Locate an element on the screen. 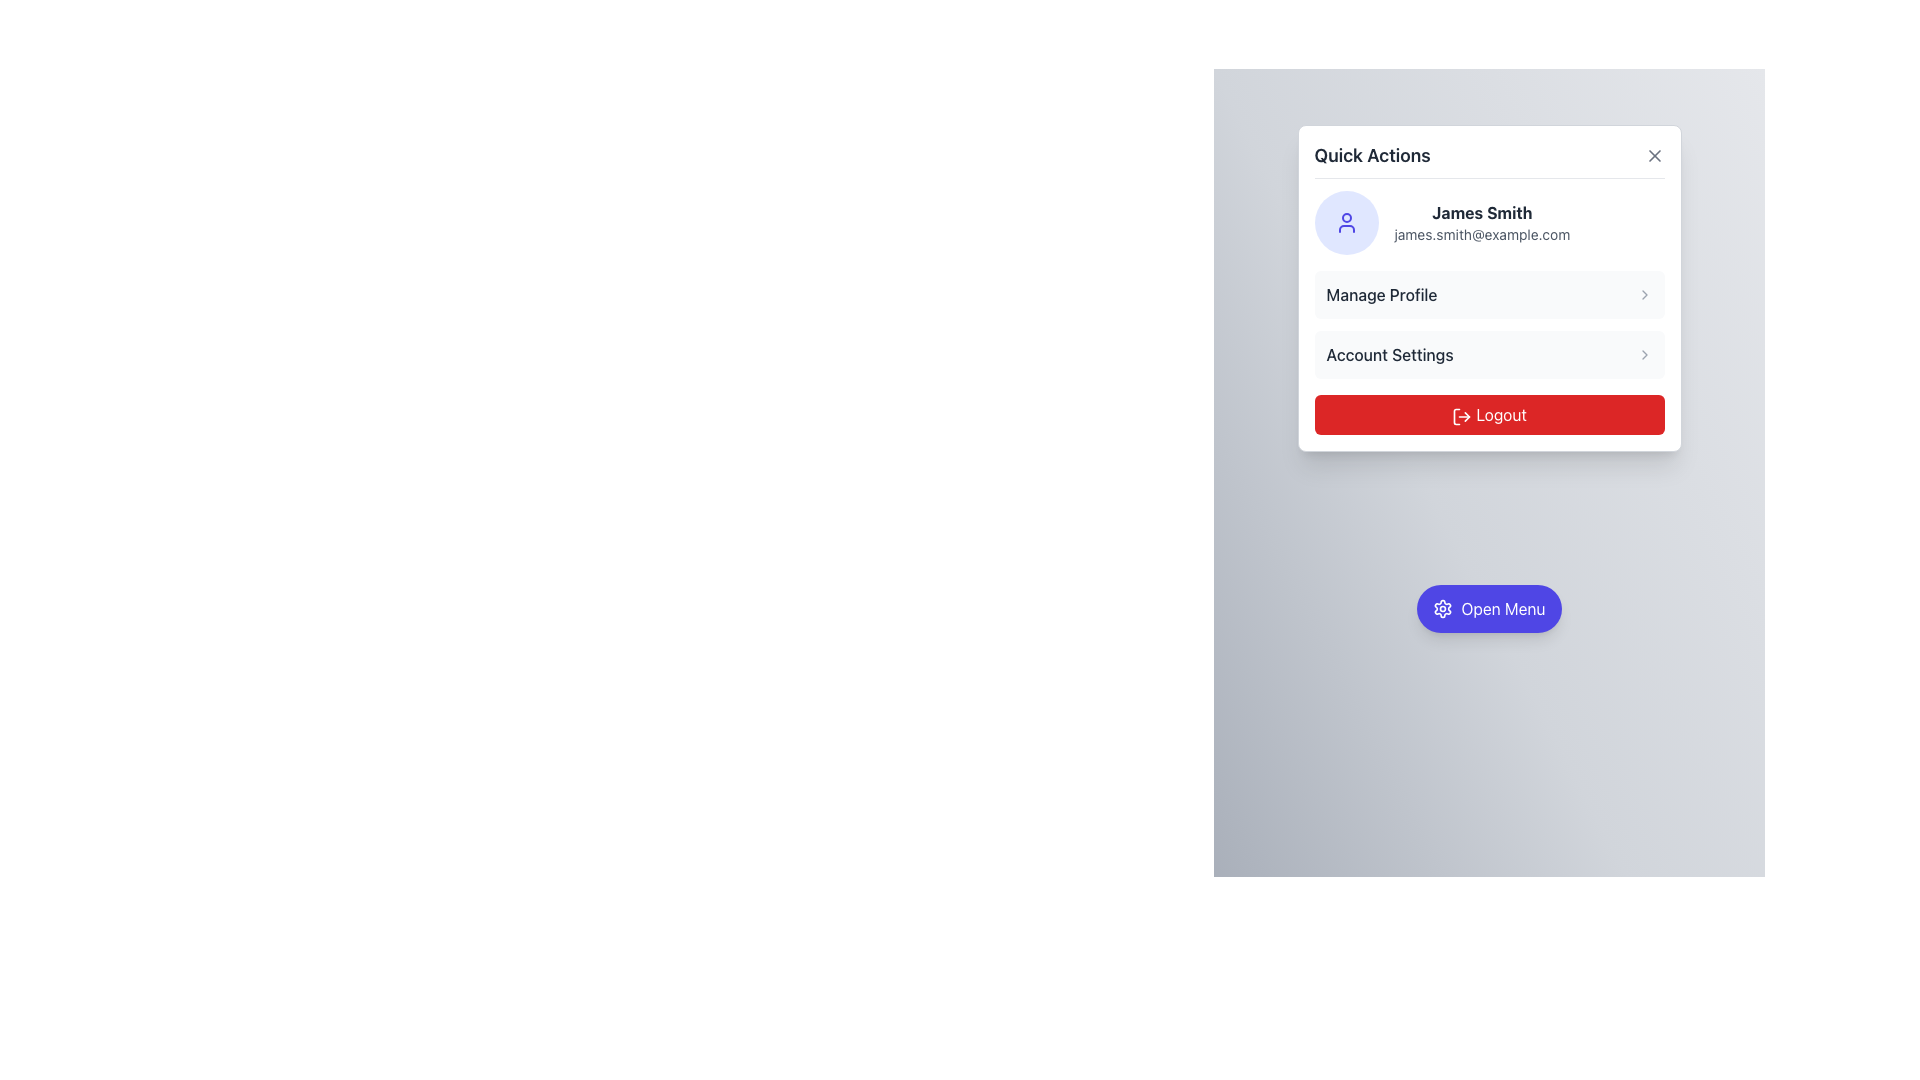  the profile management button located in the 'Quick Actions' modal dialog, positioned centrally below the user's profile information and above 'Account Settings' is located at coordinates (1489, 288).